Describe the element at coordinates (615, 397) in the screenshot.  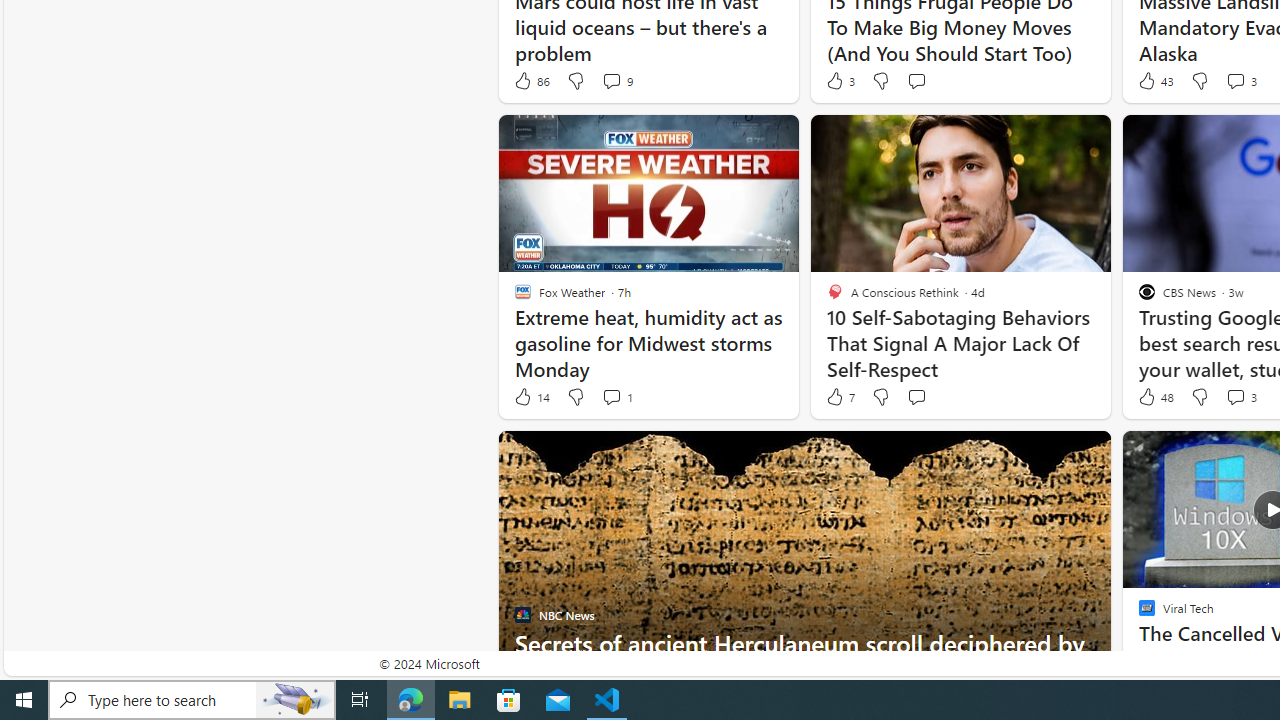
I see `'View comments 1 Comment'` at that location.